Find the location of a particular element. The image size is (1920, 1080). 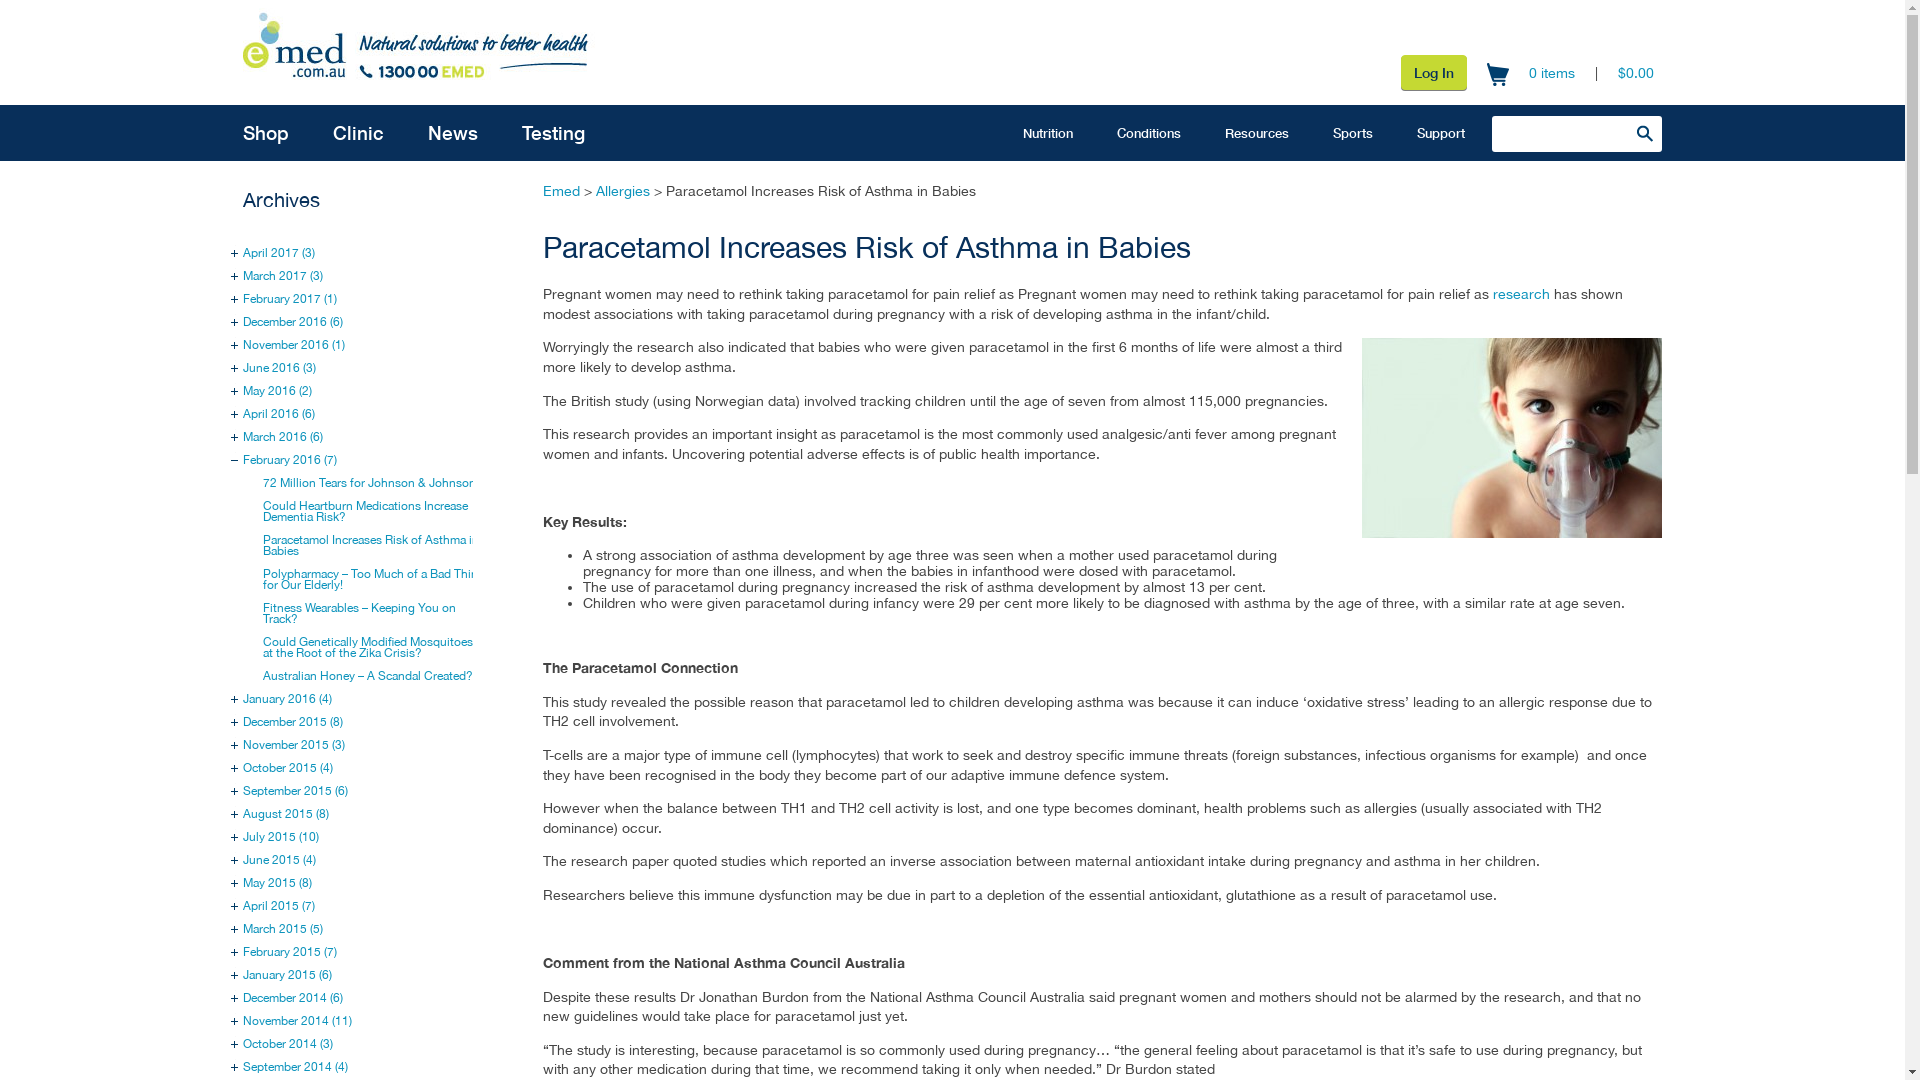

'May 2015 (8)' is located at coordinates (276, 882).